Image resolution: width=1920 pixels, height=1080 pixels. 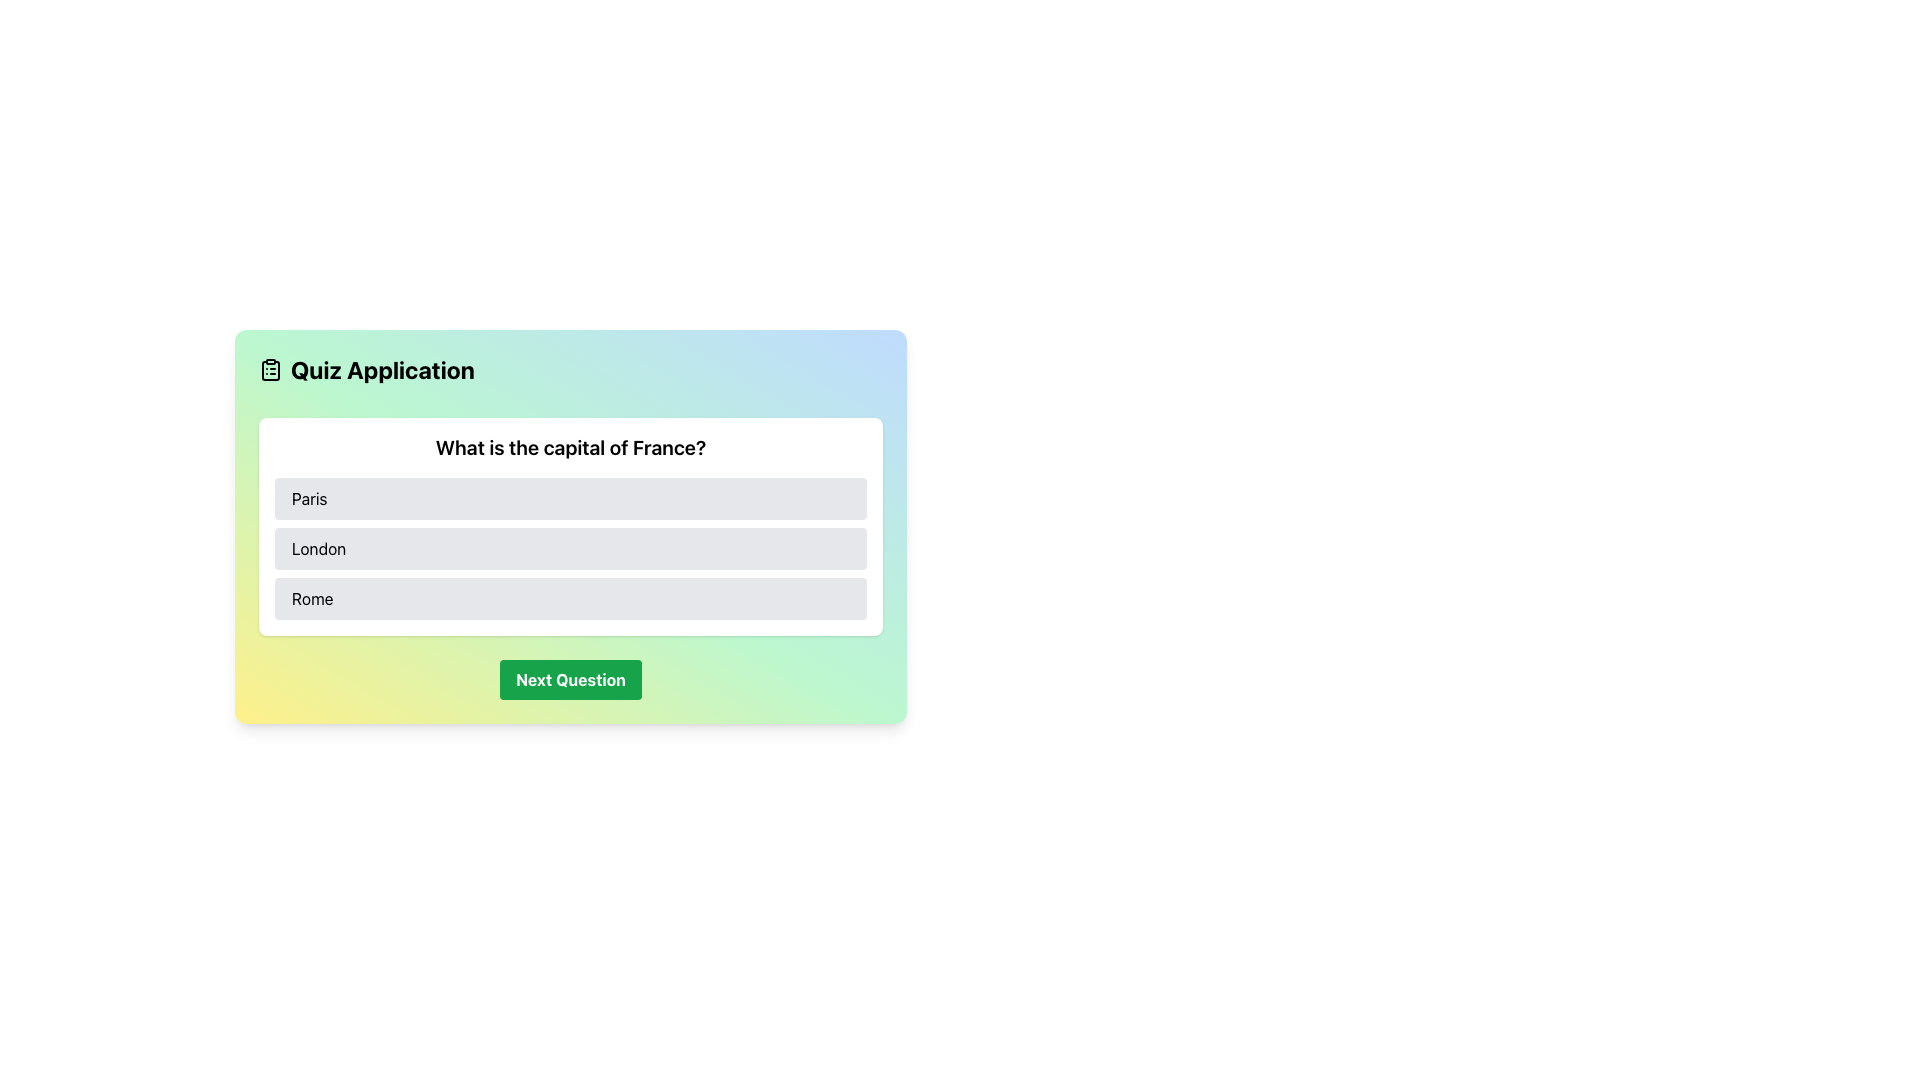 I want to click on the clipboard icon located to the left of the 'Quiz Application' title in the header section of the interface, so click(x=269, y=370).